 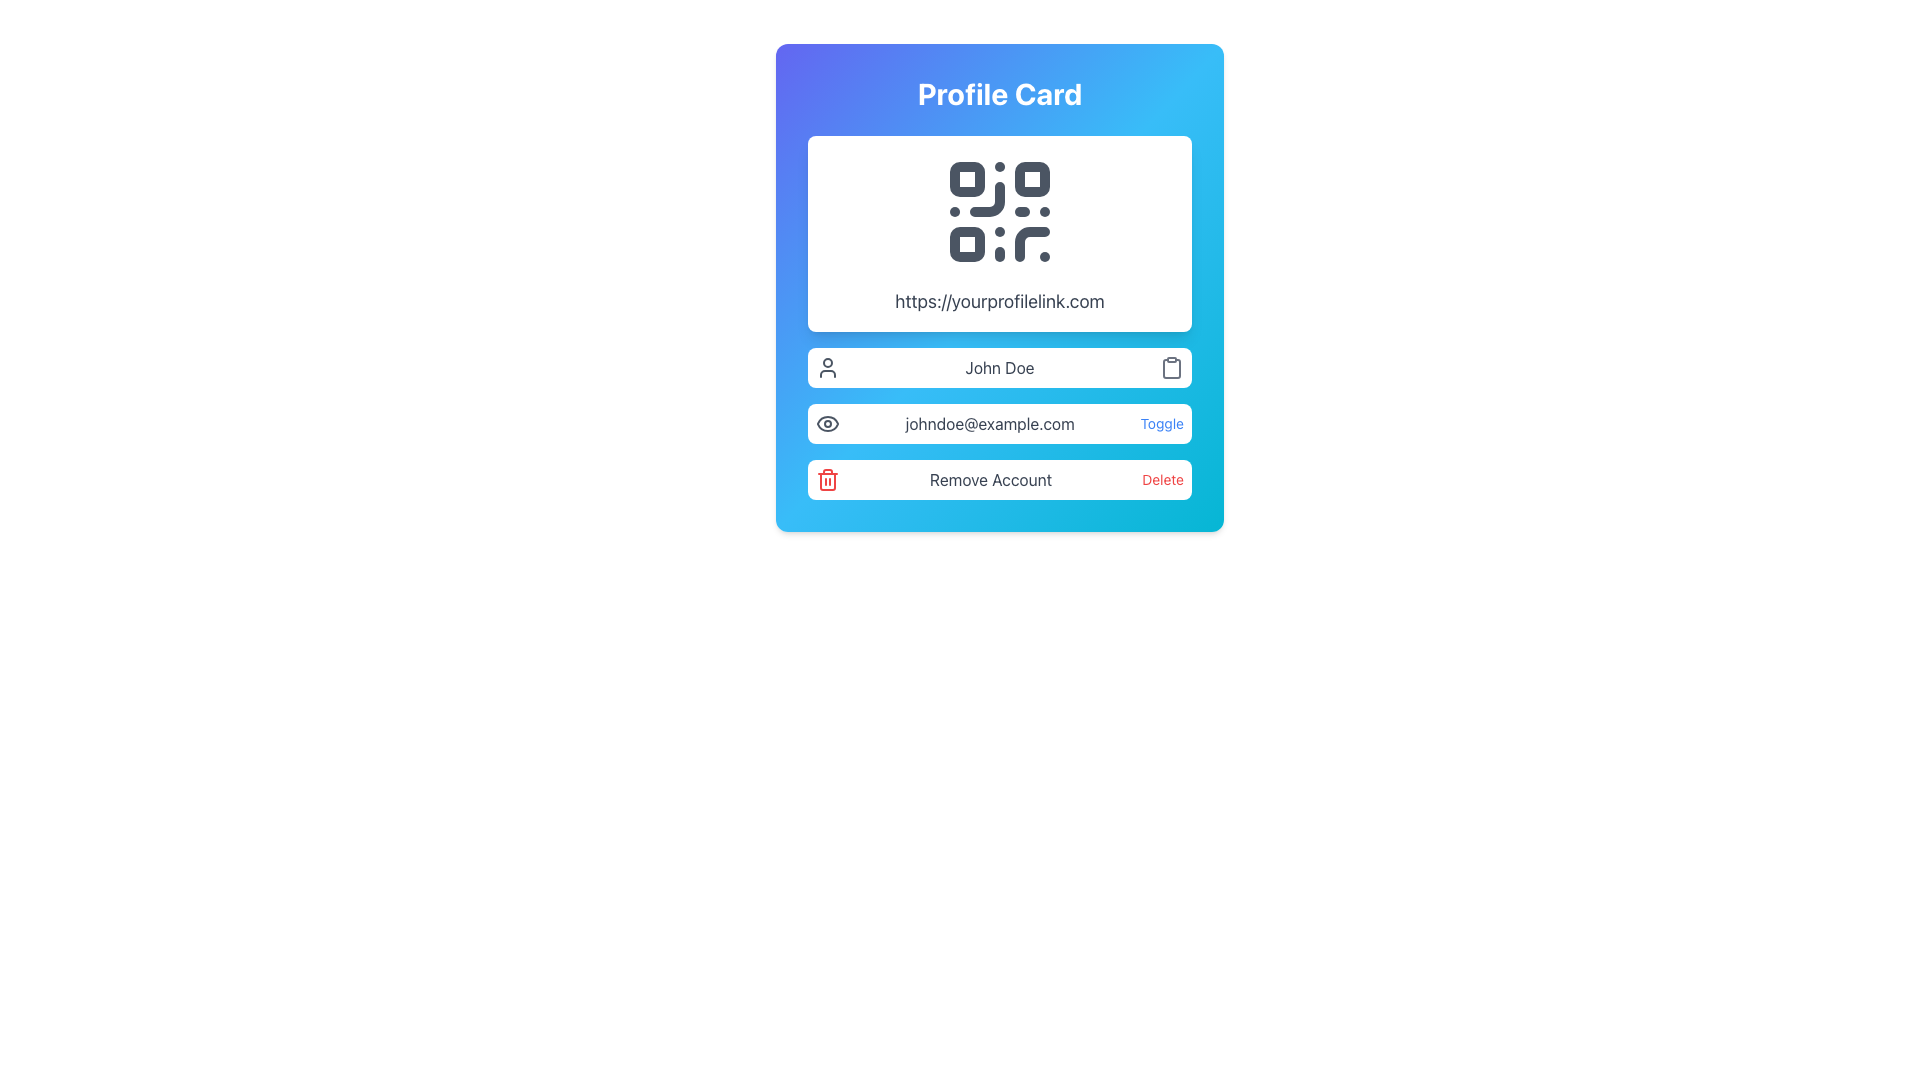 What do you see at coordinates (1163, 479) in the screenshot?
I see `the 'Delete' text label styled in red font located on the far right of the 'Remove Account' bar` at bounding box center [1163, 479].